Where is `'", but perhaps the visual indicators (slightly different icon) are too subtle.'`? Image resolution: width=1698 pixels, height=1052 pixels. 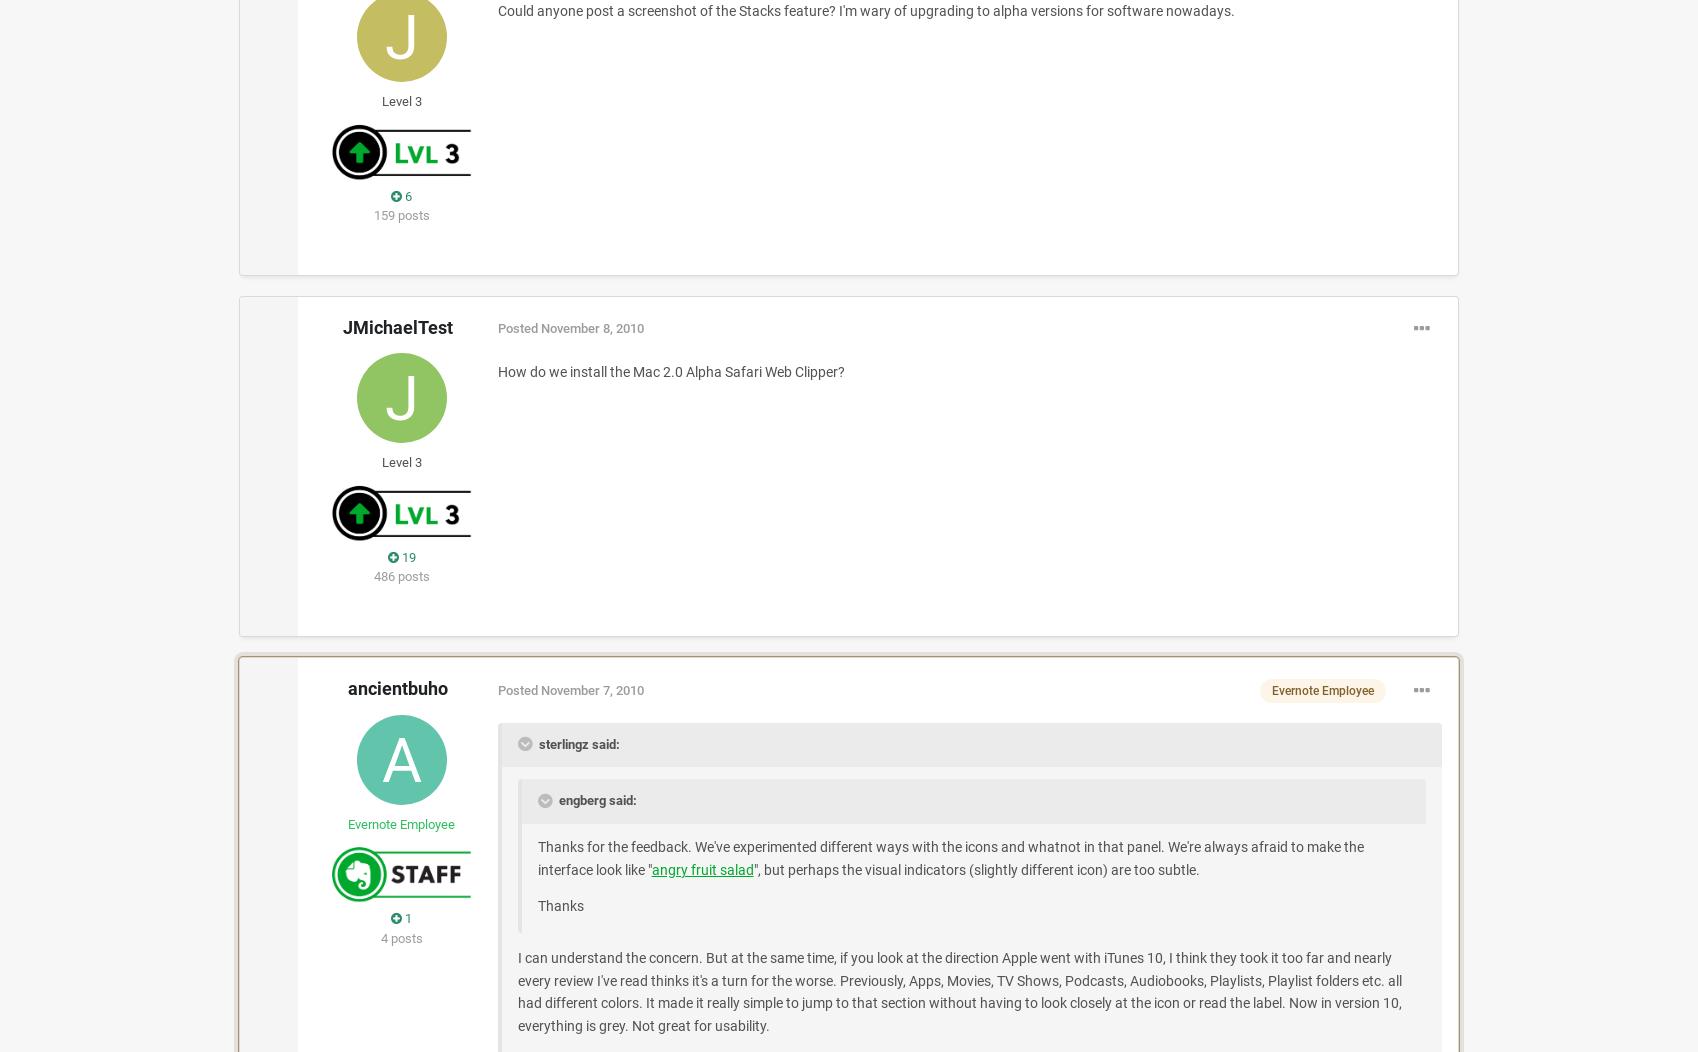 '", but perhaps the visual indicators (slightly different icon) are too subtle.' is located at coordinates (975, 867).